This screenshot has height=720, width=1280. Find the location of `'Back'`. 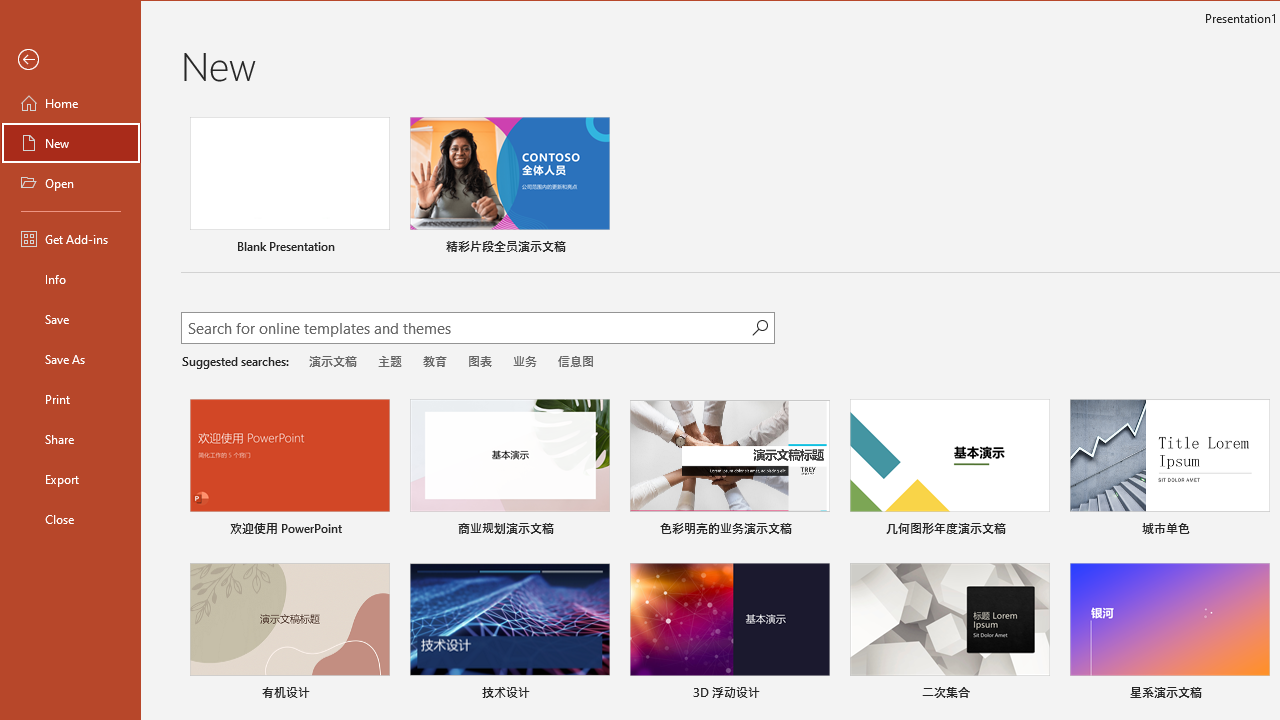

'Back' is located at coordinates (71, 59).